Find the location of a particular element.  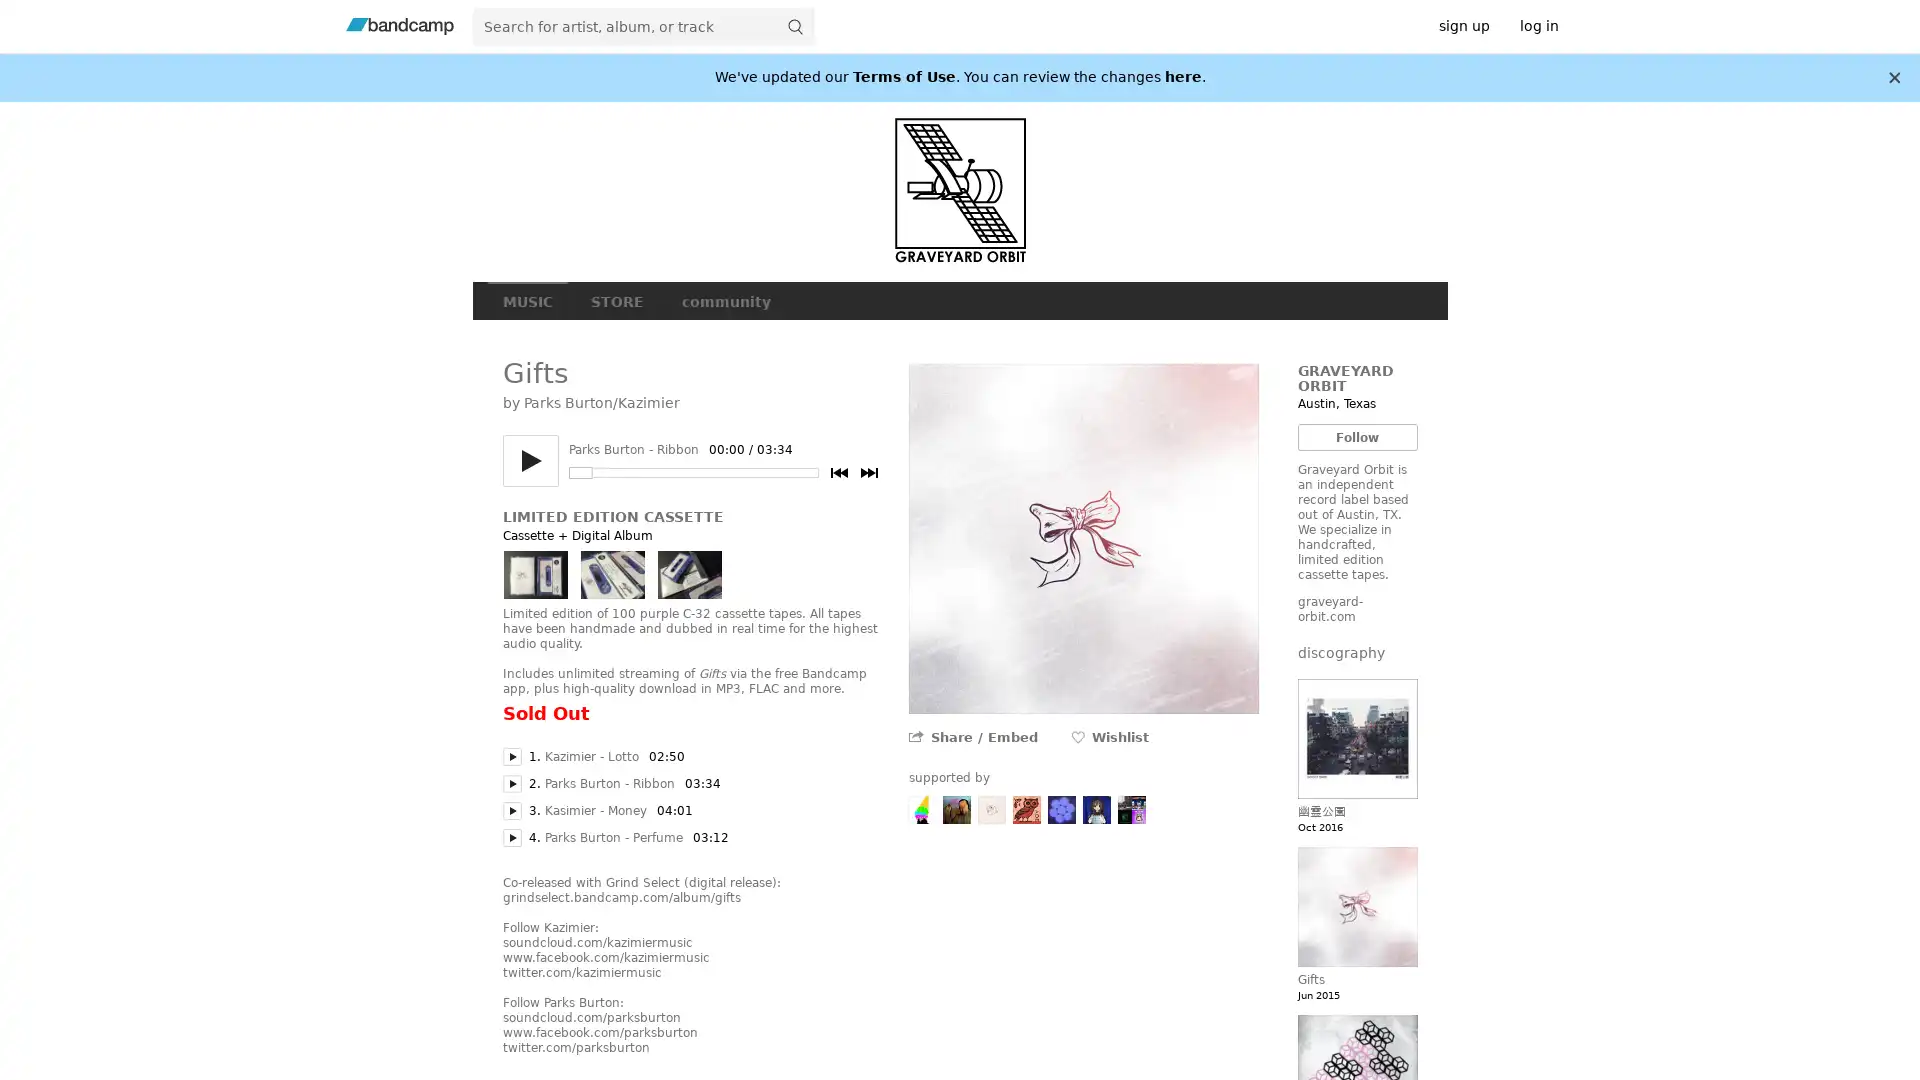

Play Parks Burton - Ribbon is located at coordinates (511, 782).